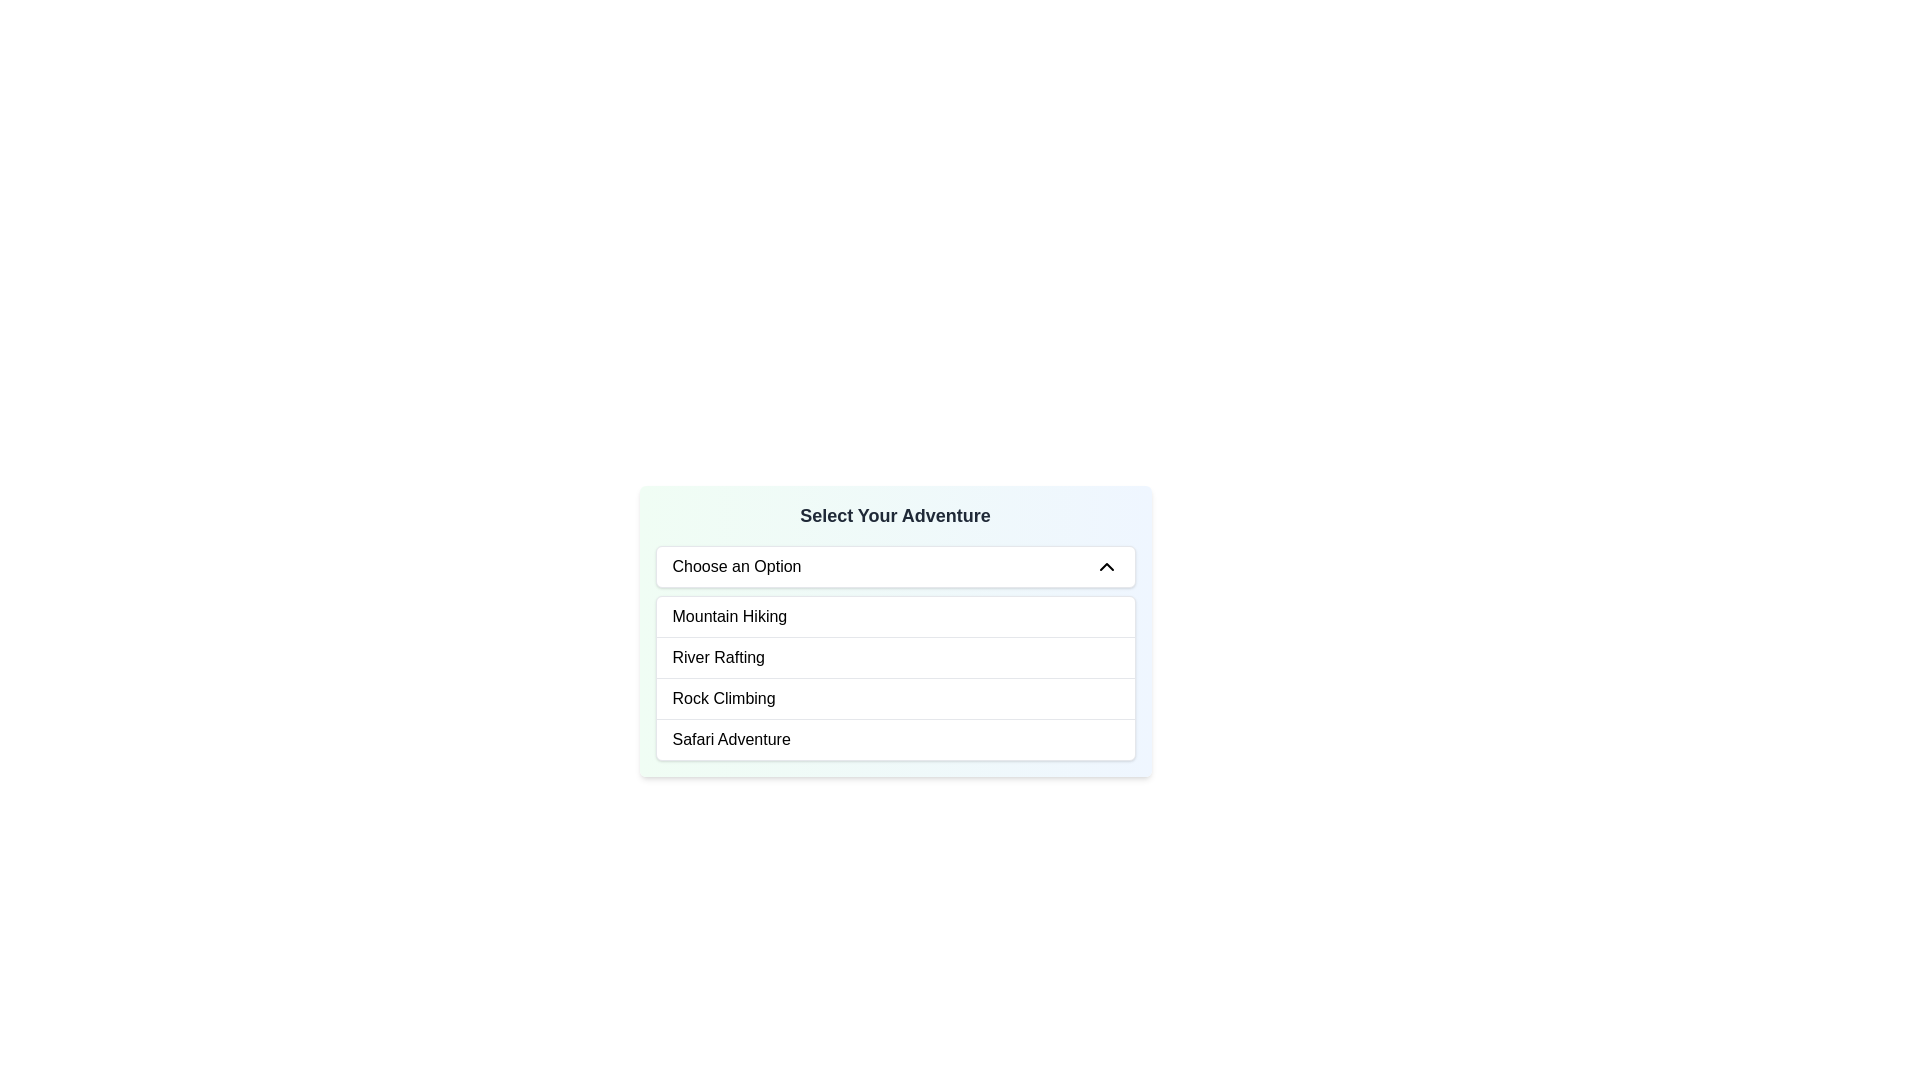 The height and width of the screenshot is (1080, 1920). I want to click on the 'Mountain Hiking' option in the dropdown menu, so click(728, 616).